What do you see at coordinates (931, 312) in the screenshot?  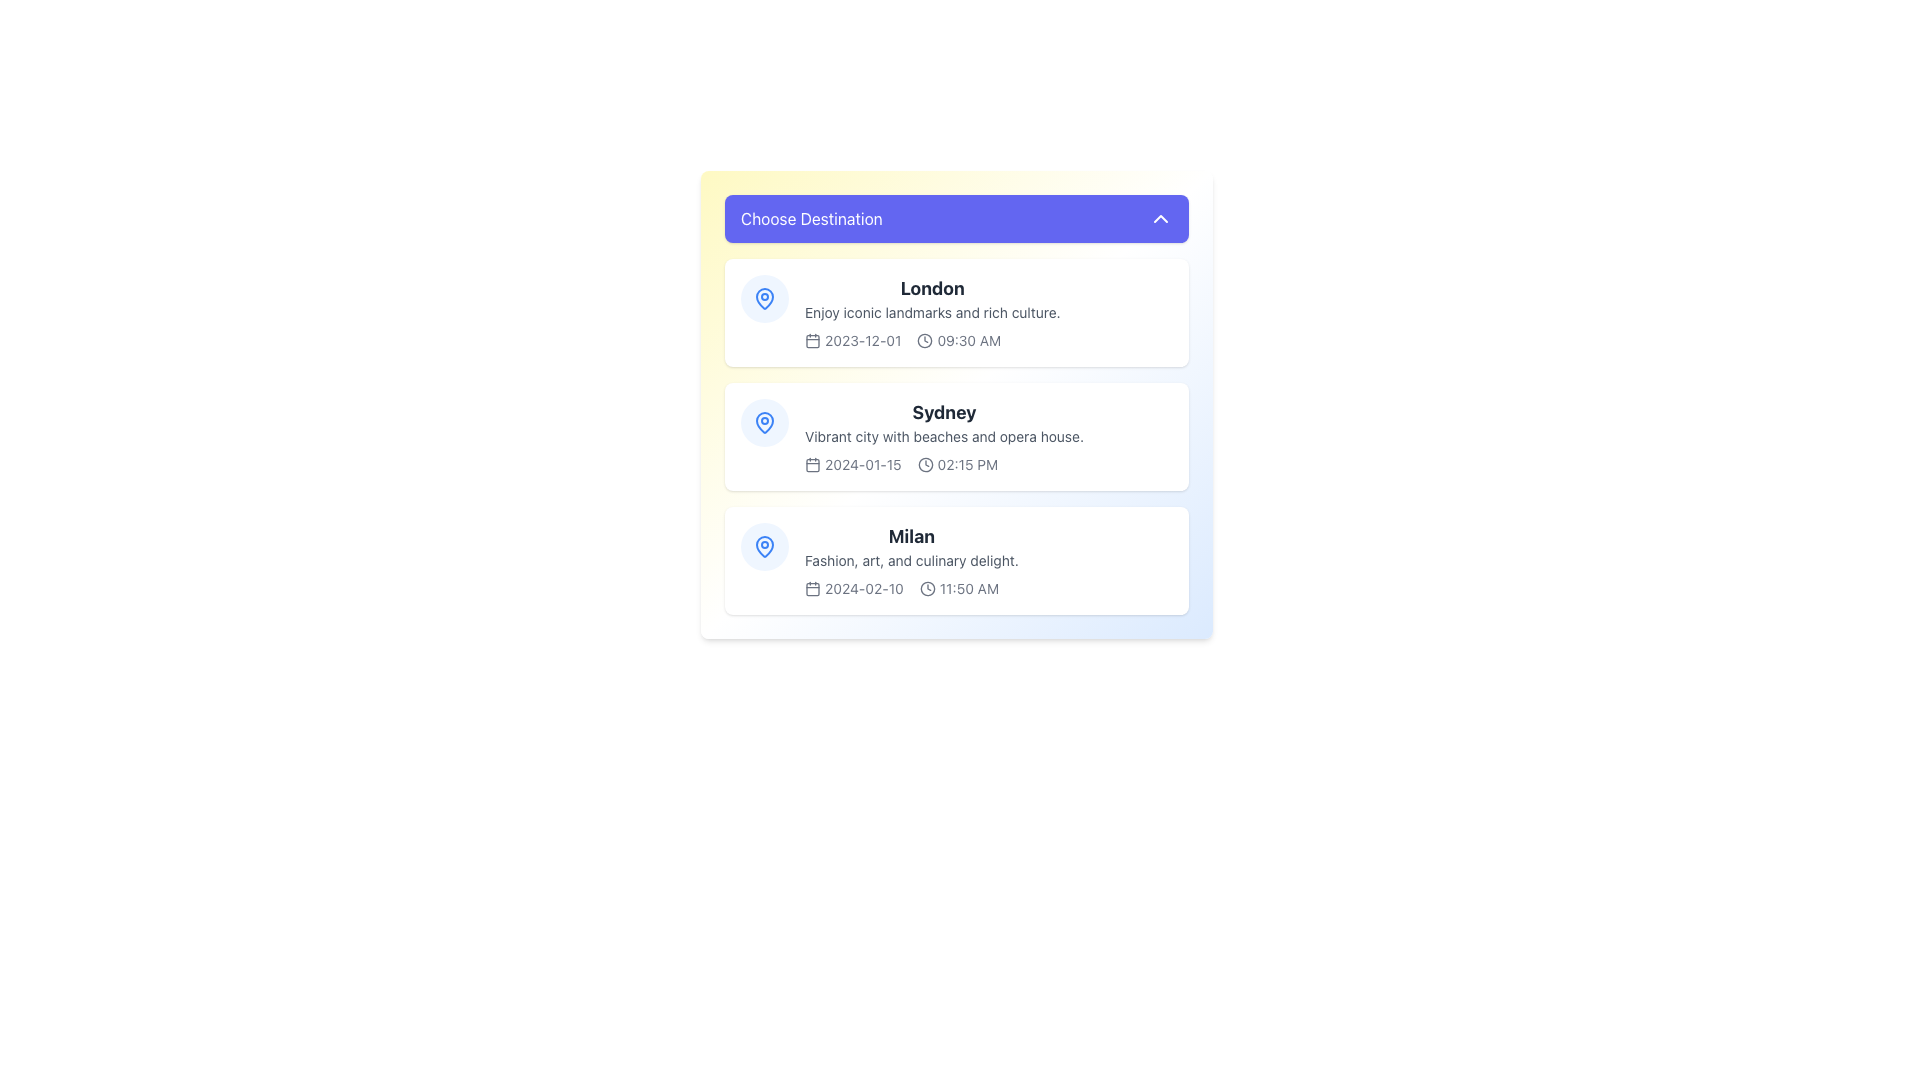 I see `information displayed in the Informative Panel about the city of London, which includes its name, a brief description, and the scheduled date and time for an event` at bounding box center [931, 312].